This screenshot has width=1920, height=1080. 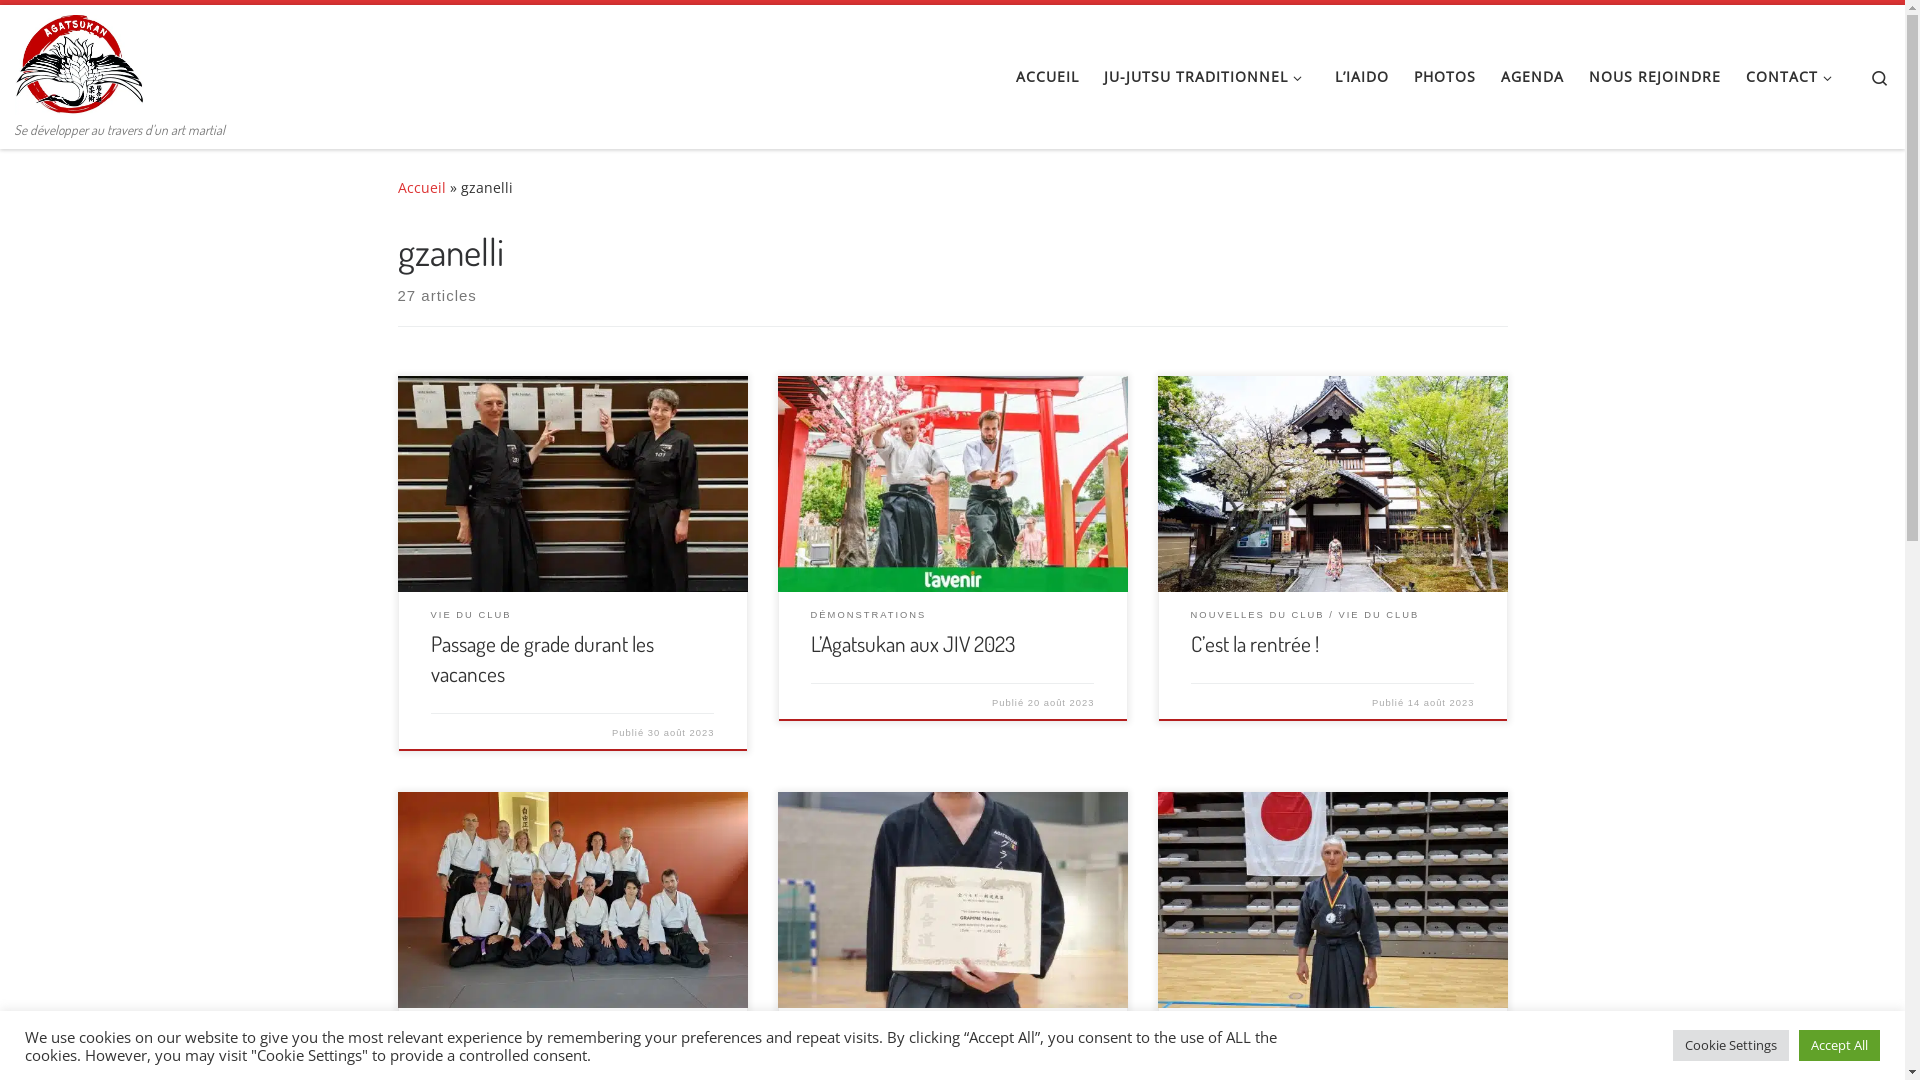 What do you see at coordinates (493, 1031) in the screenshot?
I see `'NOUVEAUX GRADES'` at bounding box center [493, 1031].